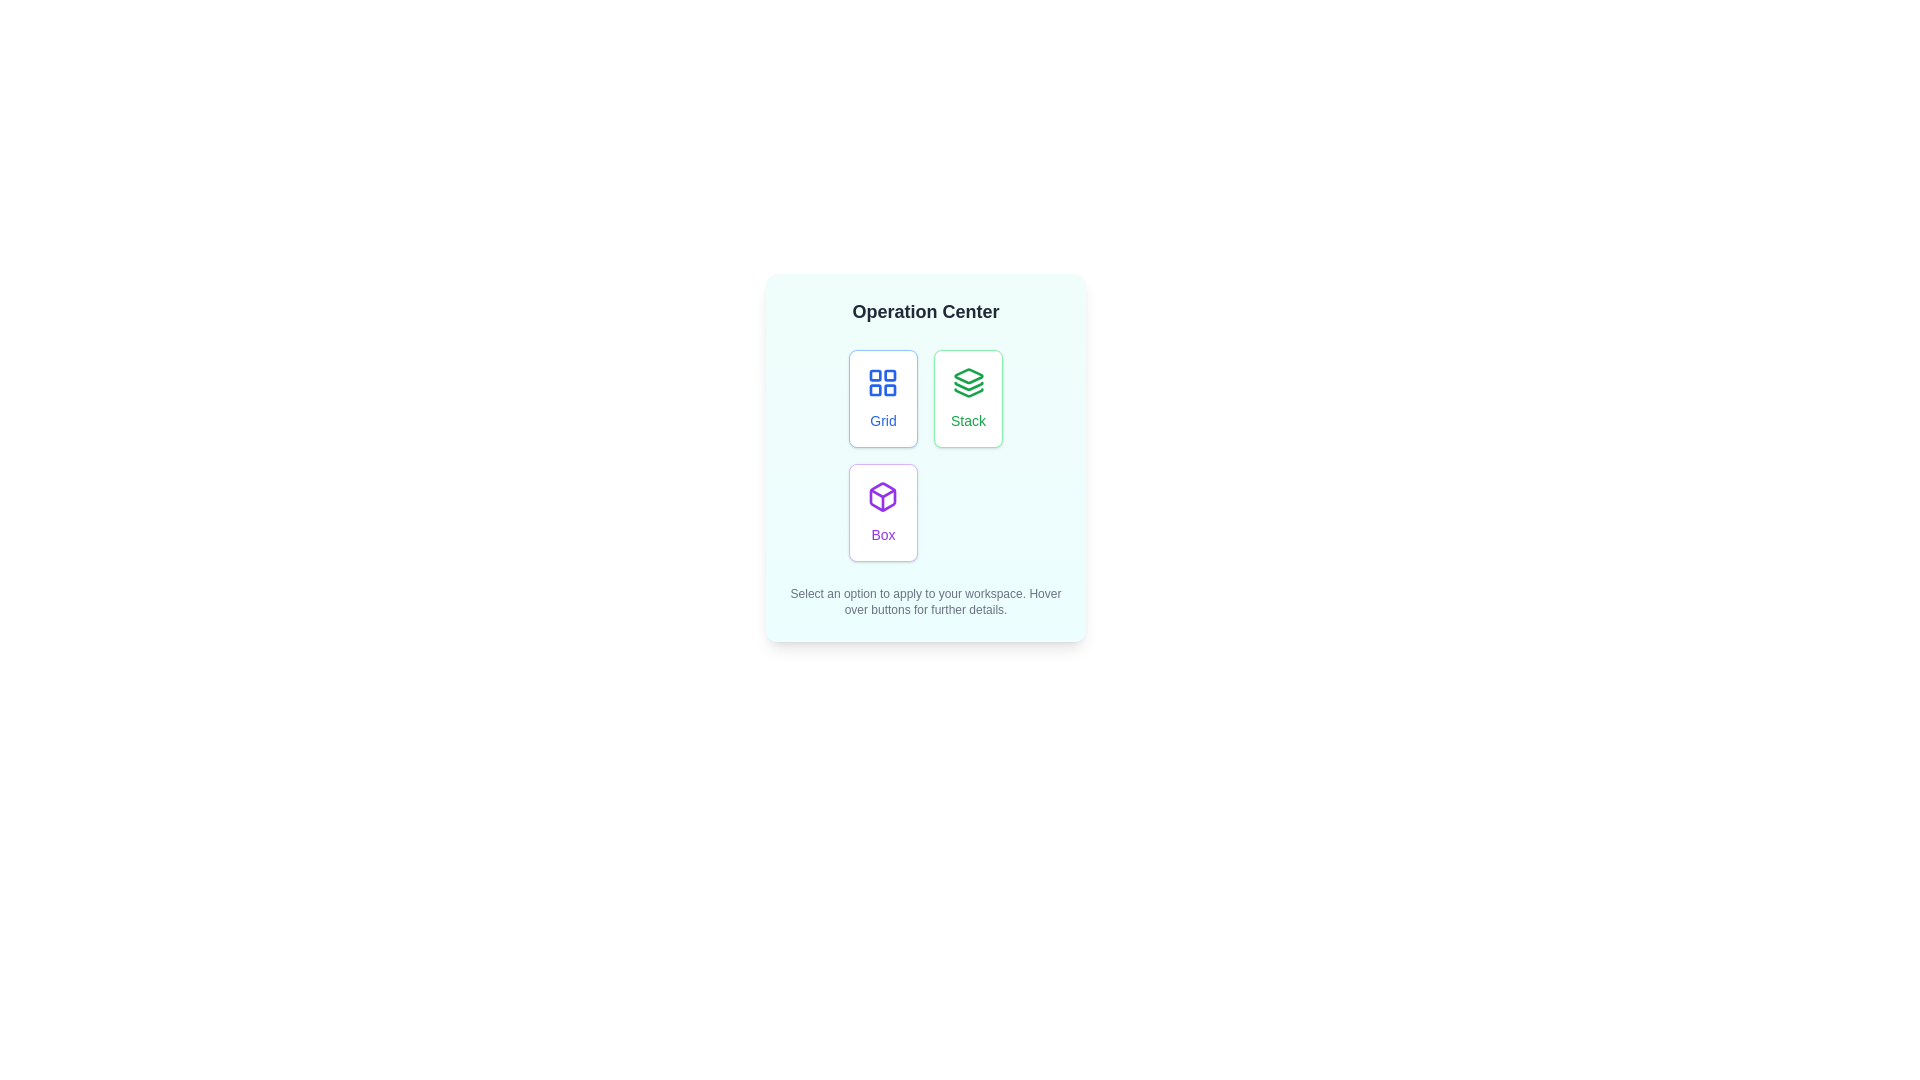  What do you see at coordinates (968, 398) in the screenshot?
I see `the 'Stack' button, which has a white background, green text, and an icon of stacked layers` at bounding box center [968, 398].